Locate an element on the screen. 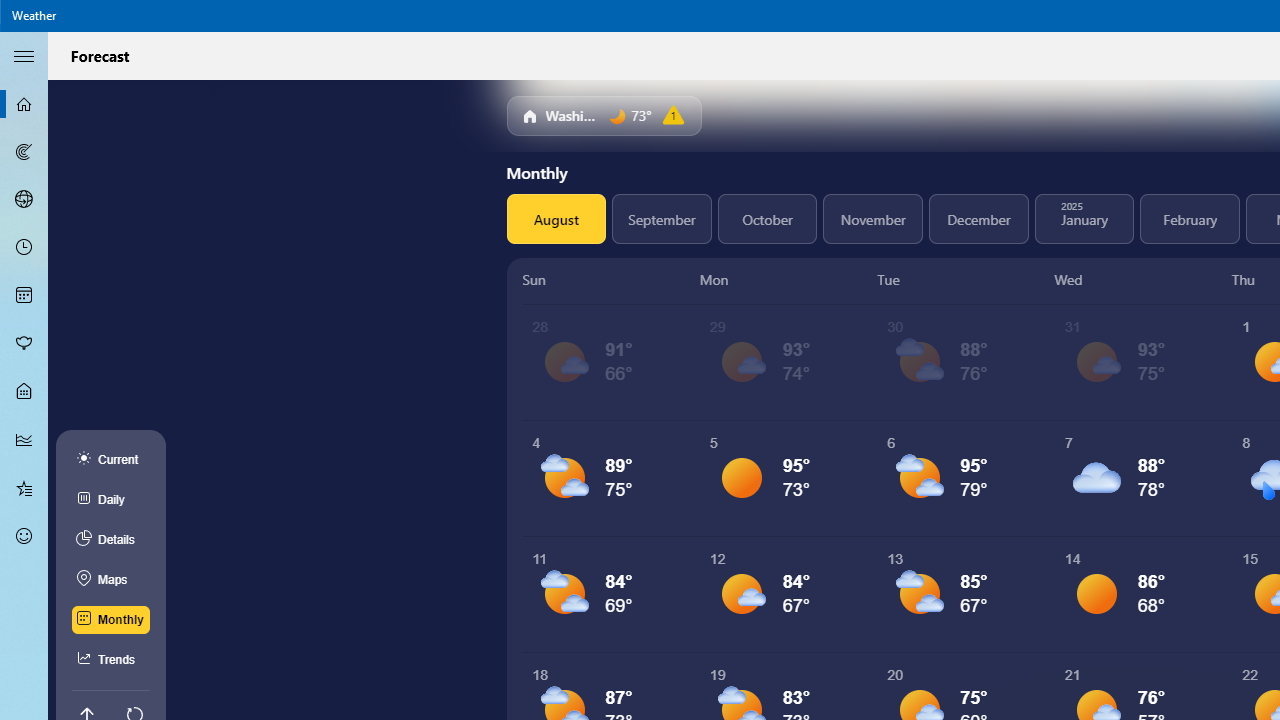  'Pollen - Not Selected' is located at coordinates (24, 342).